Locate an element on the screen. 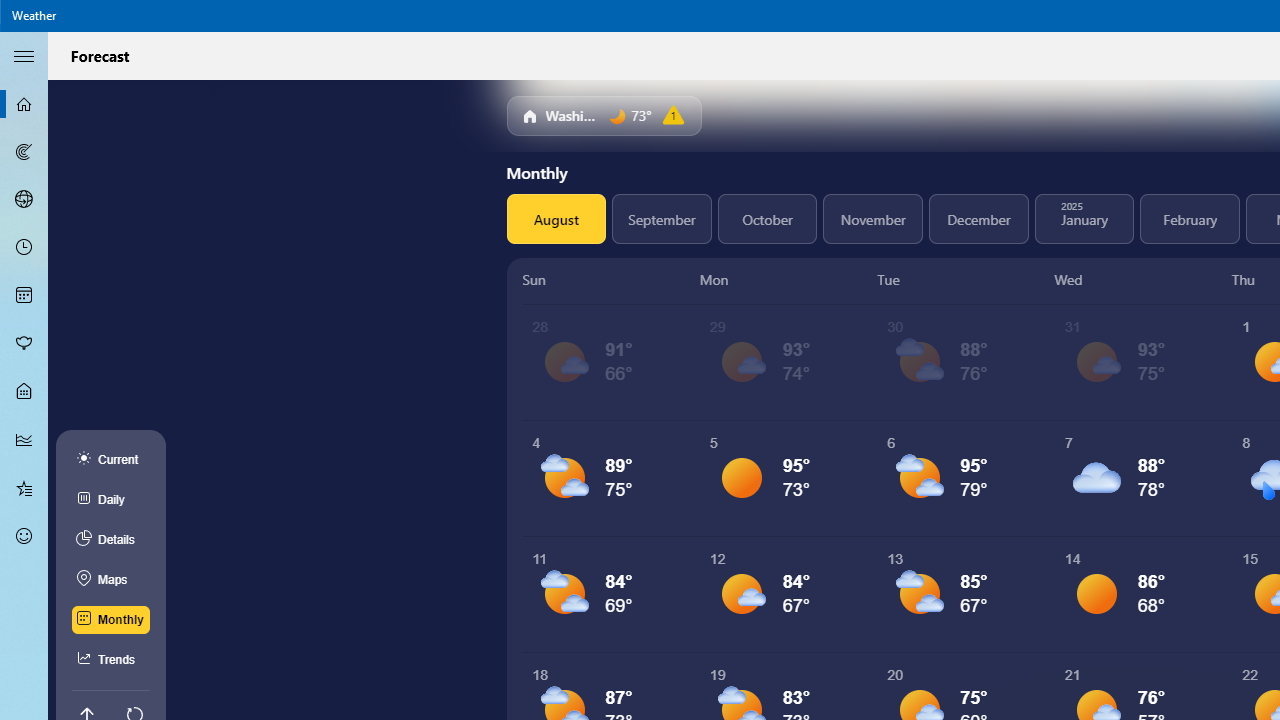  'Pollen - Not Selected' is located at coordinates (24, 342).